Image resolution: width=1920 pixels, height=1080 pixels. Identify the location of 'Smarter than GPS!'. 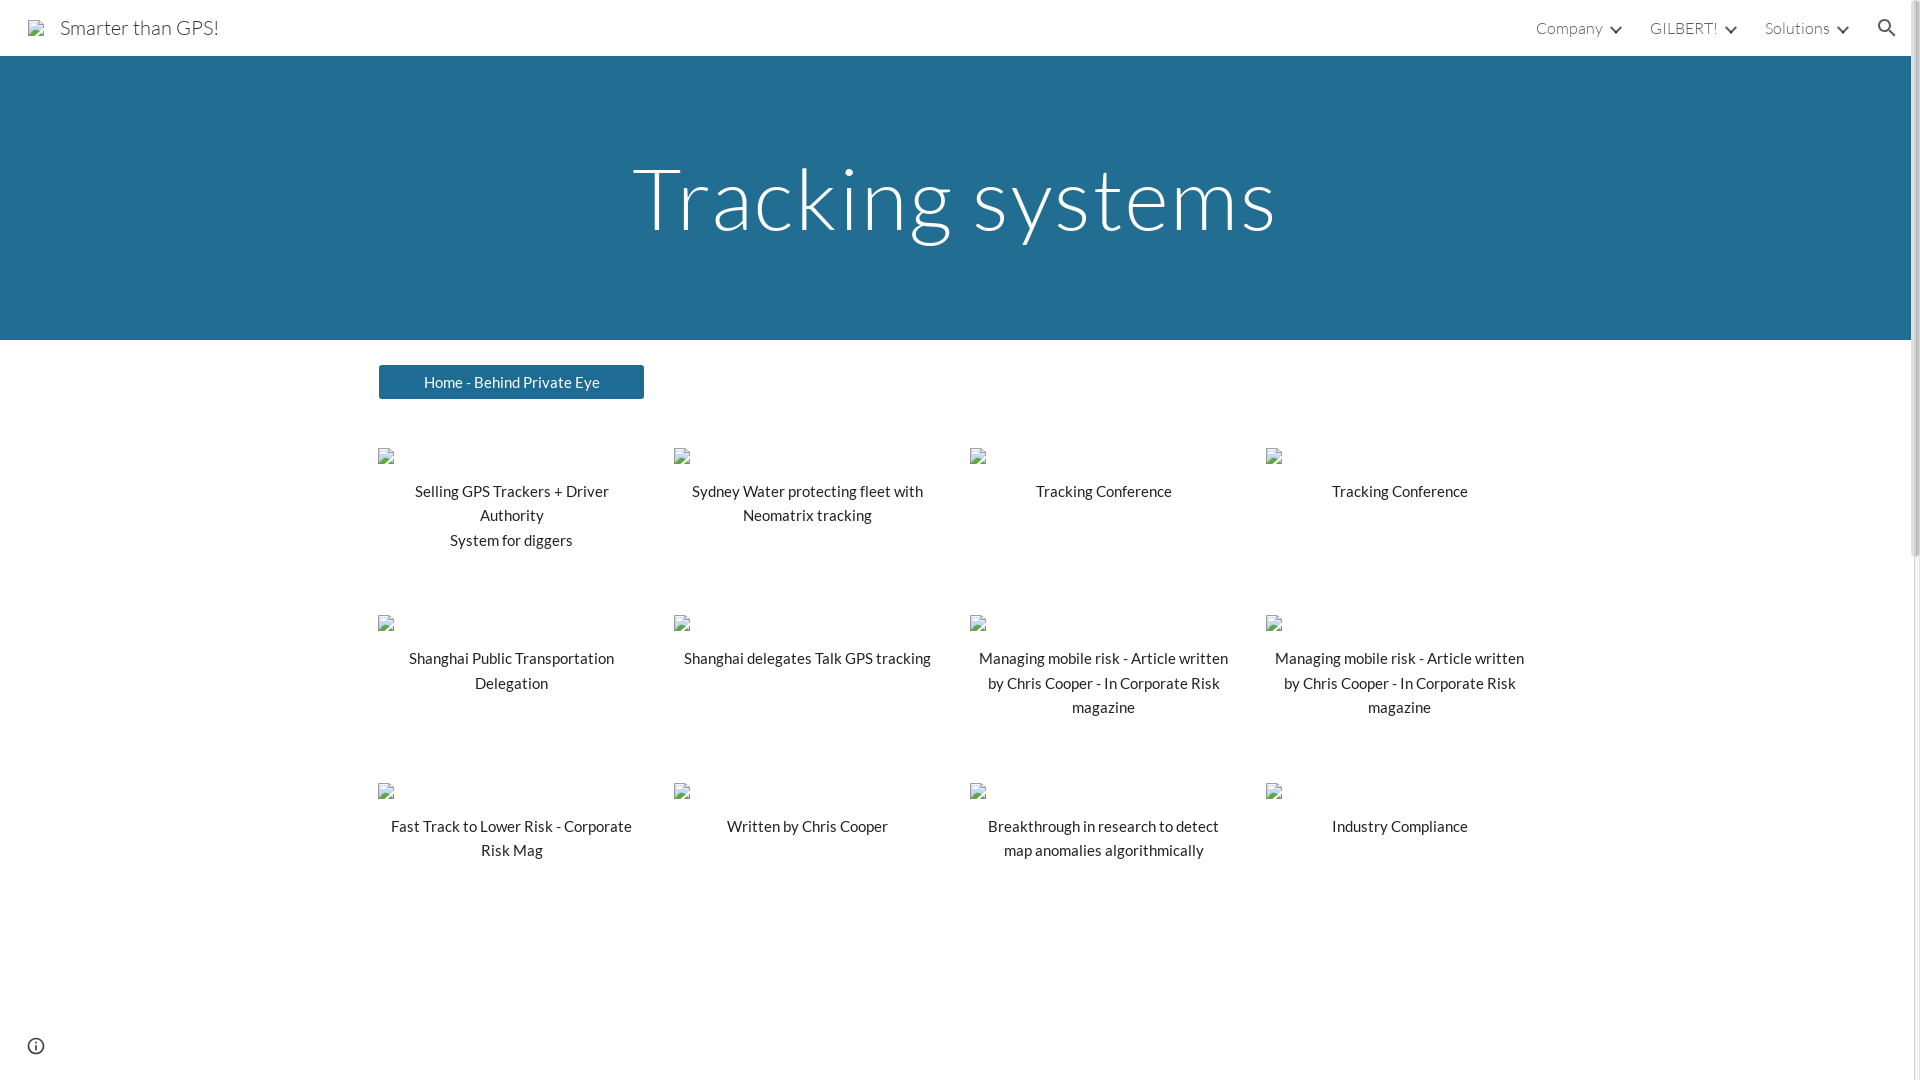
(122, 25).